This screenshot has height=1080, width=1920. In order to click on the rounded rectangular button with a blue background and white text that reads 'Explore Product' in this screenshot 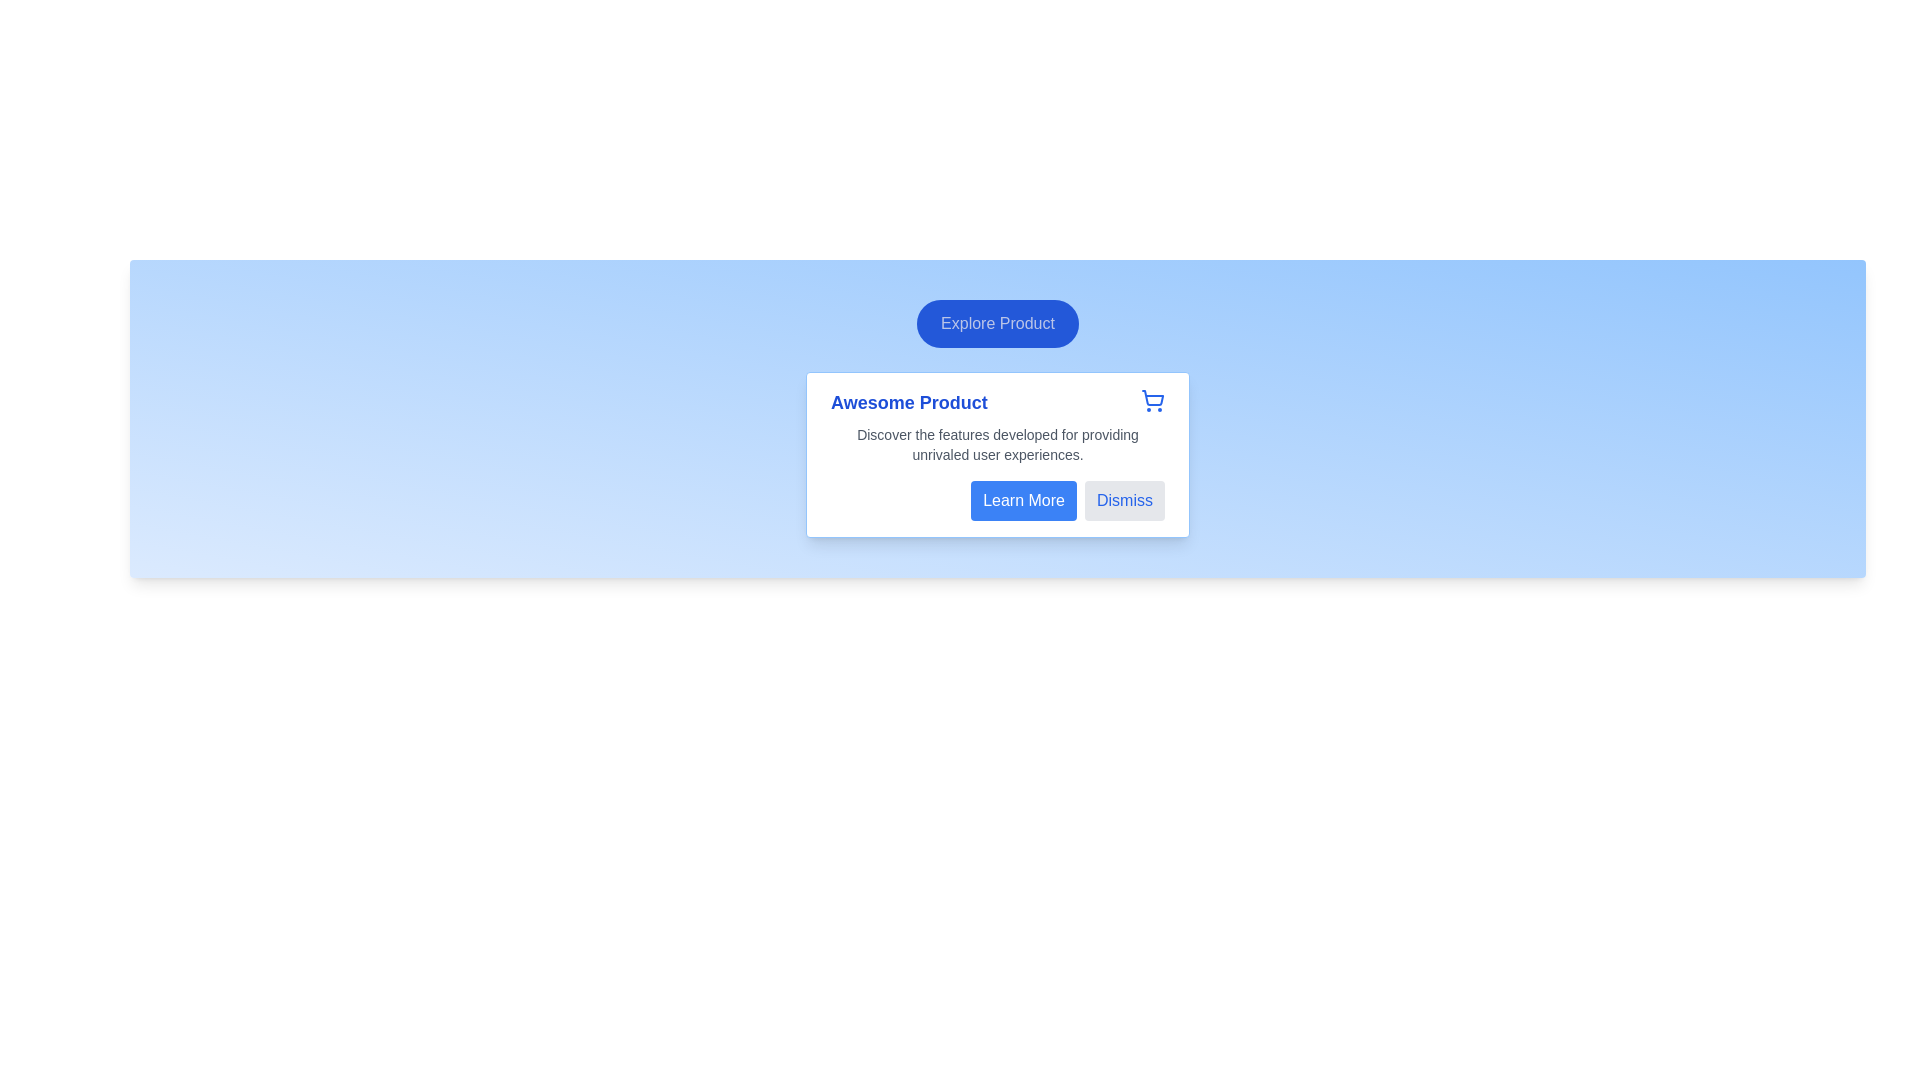, I will do `click(998, 323)`.